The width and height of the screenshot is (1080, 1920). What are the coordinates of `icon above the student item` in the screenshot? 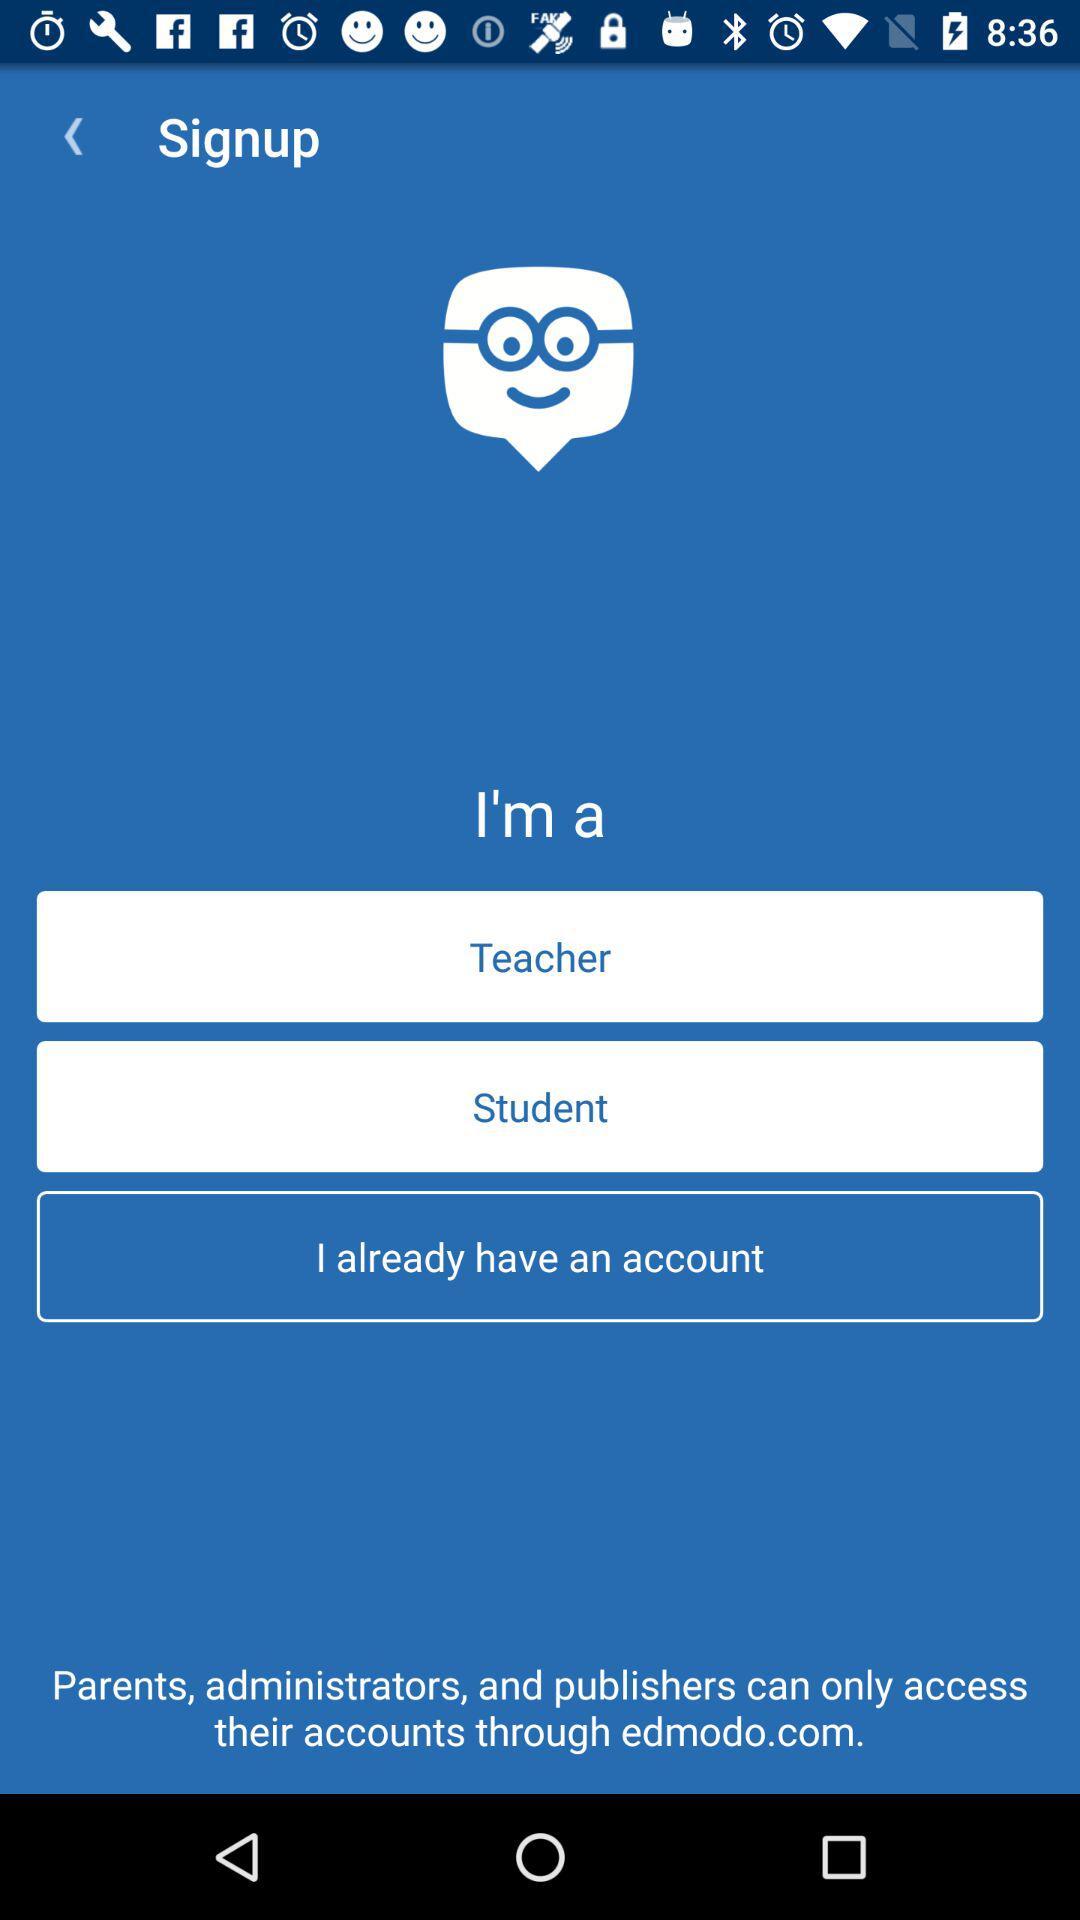 It's located at (540, 955).